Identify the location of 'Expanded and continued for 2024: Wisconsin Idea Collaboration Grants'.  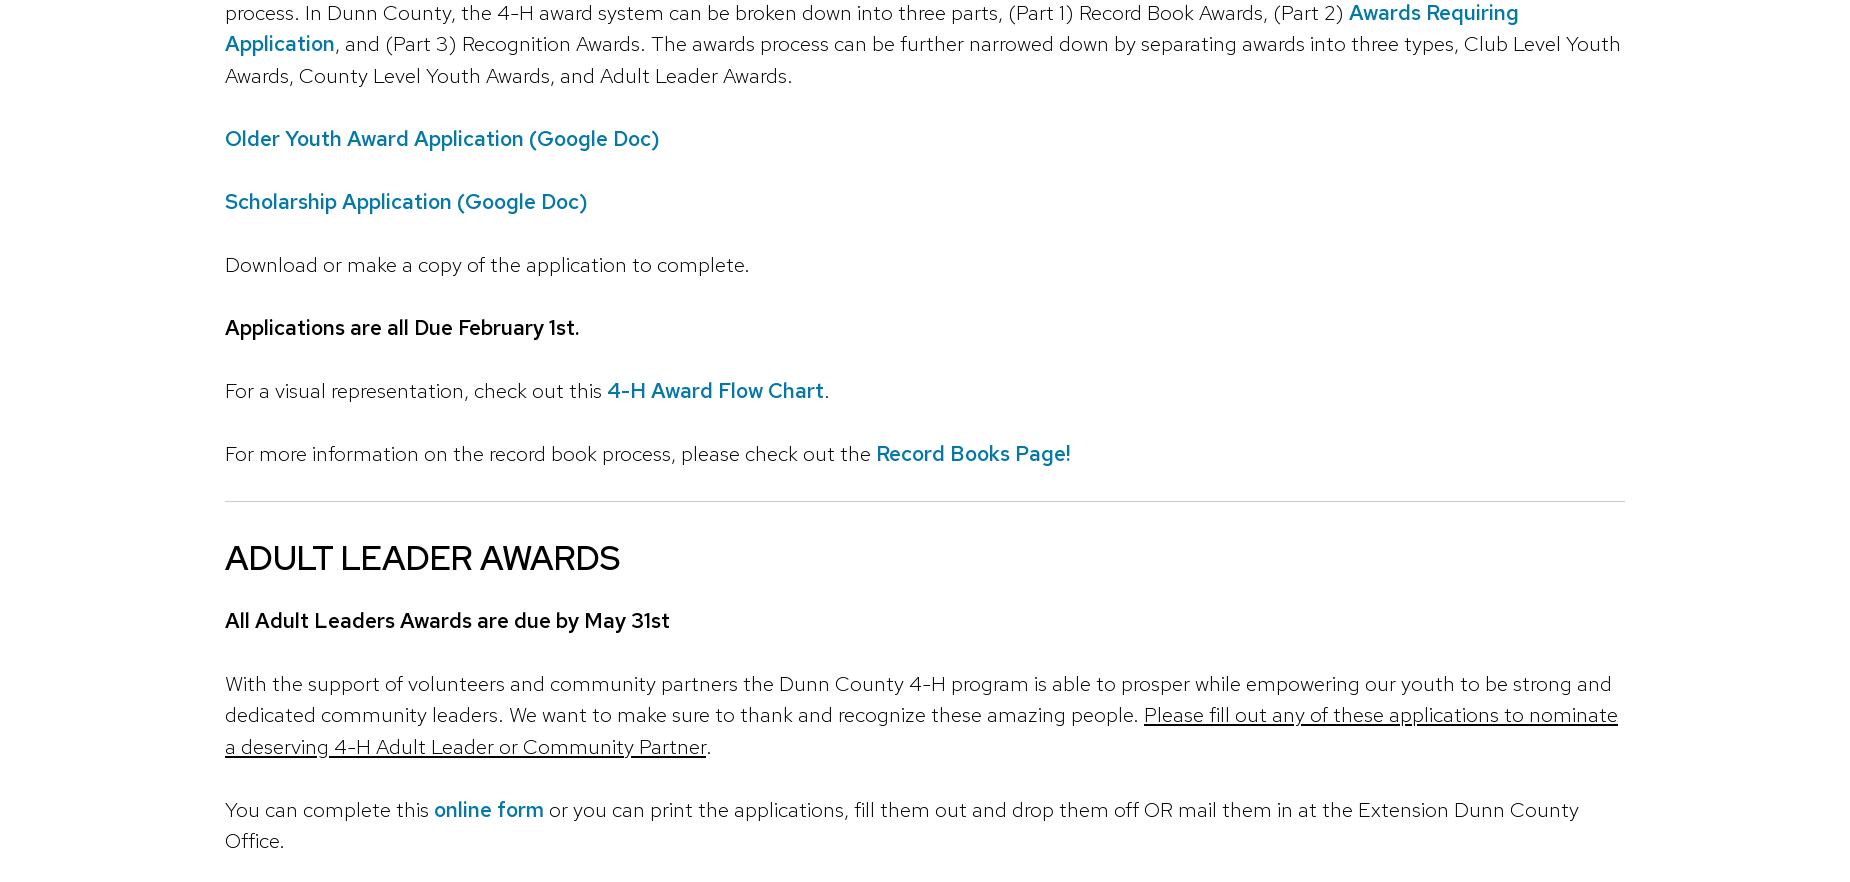
(1601, 297).